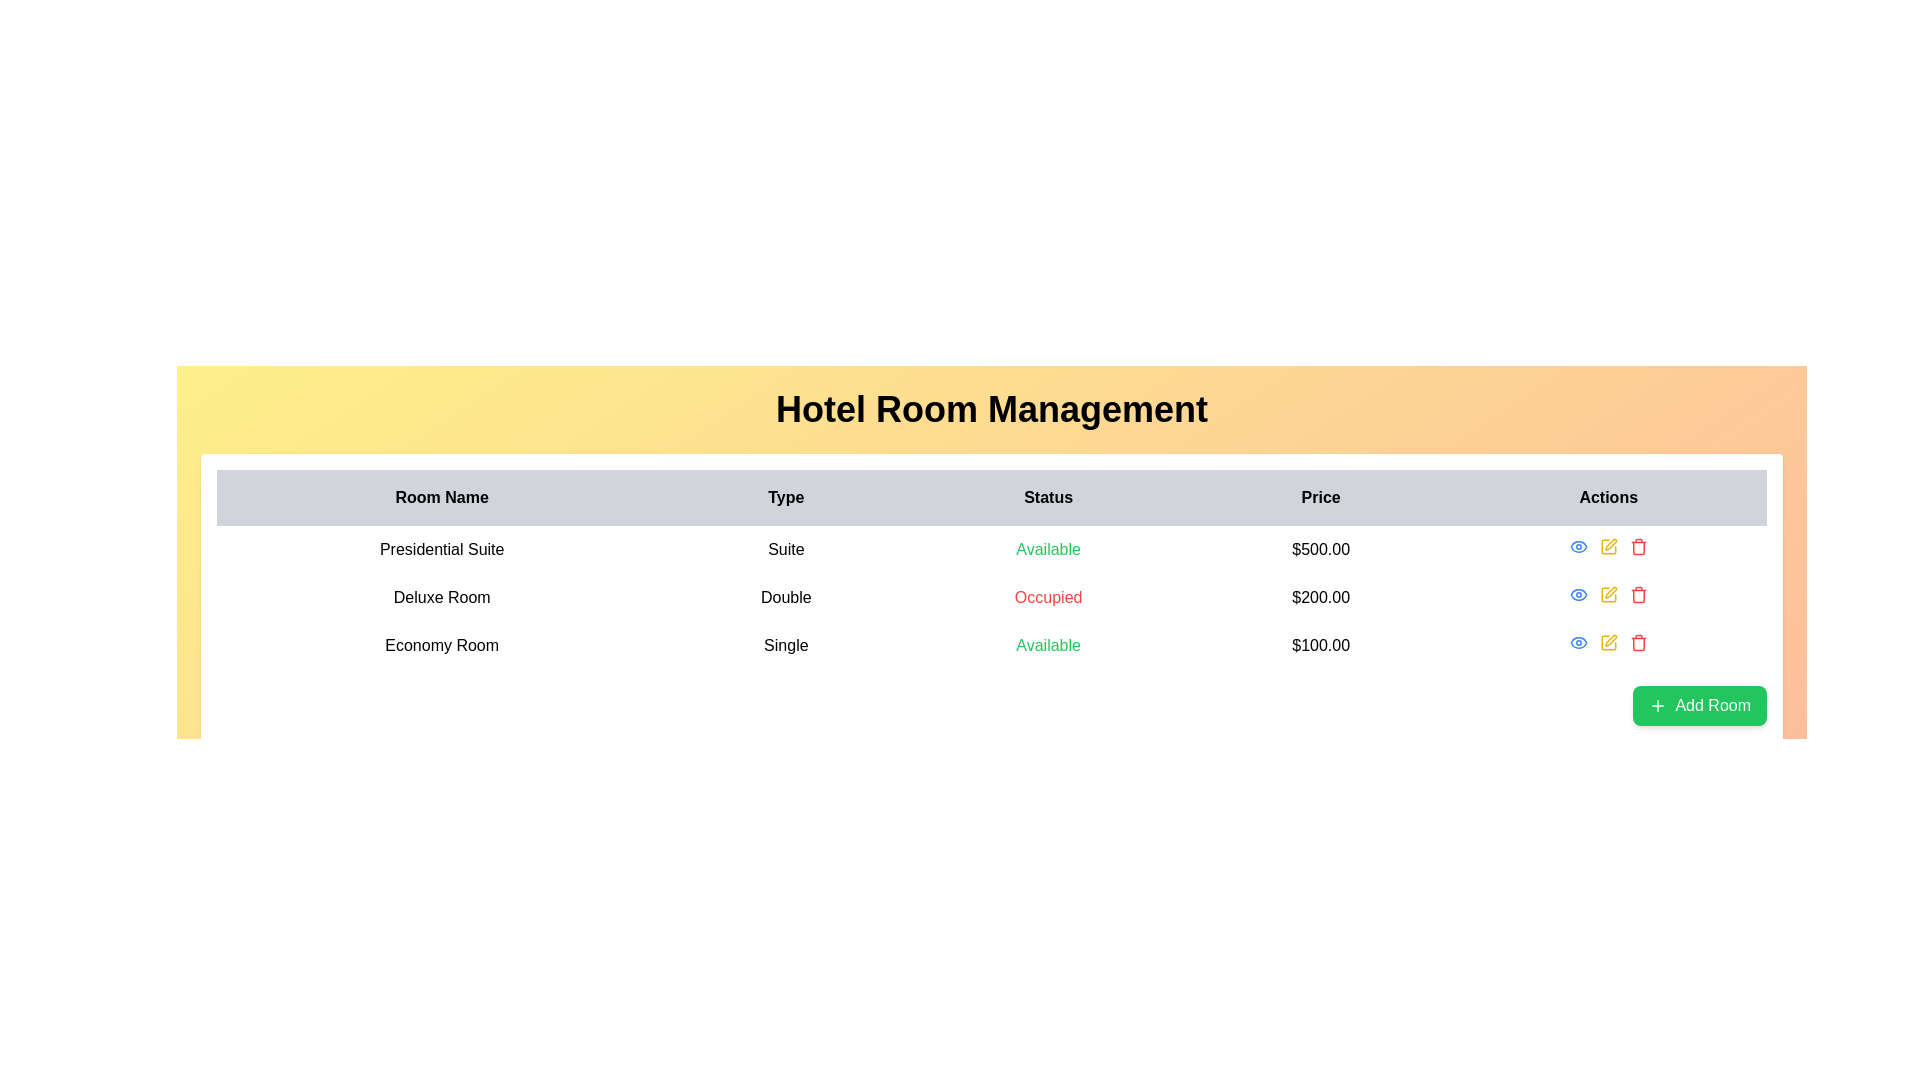  I want to click on the yellow pencil icon in the 'Actions' column of the table row for 'Economy Room', so click(1608, 643).